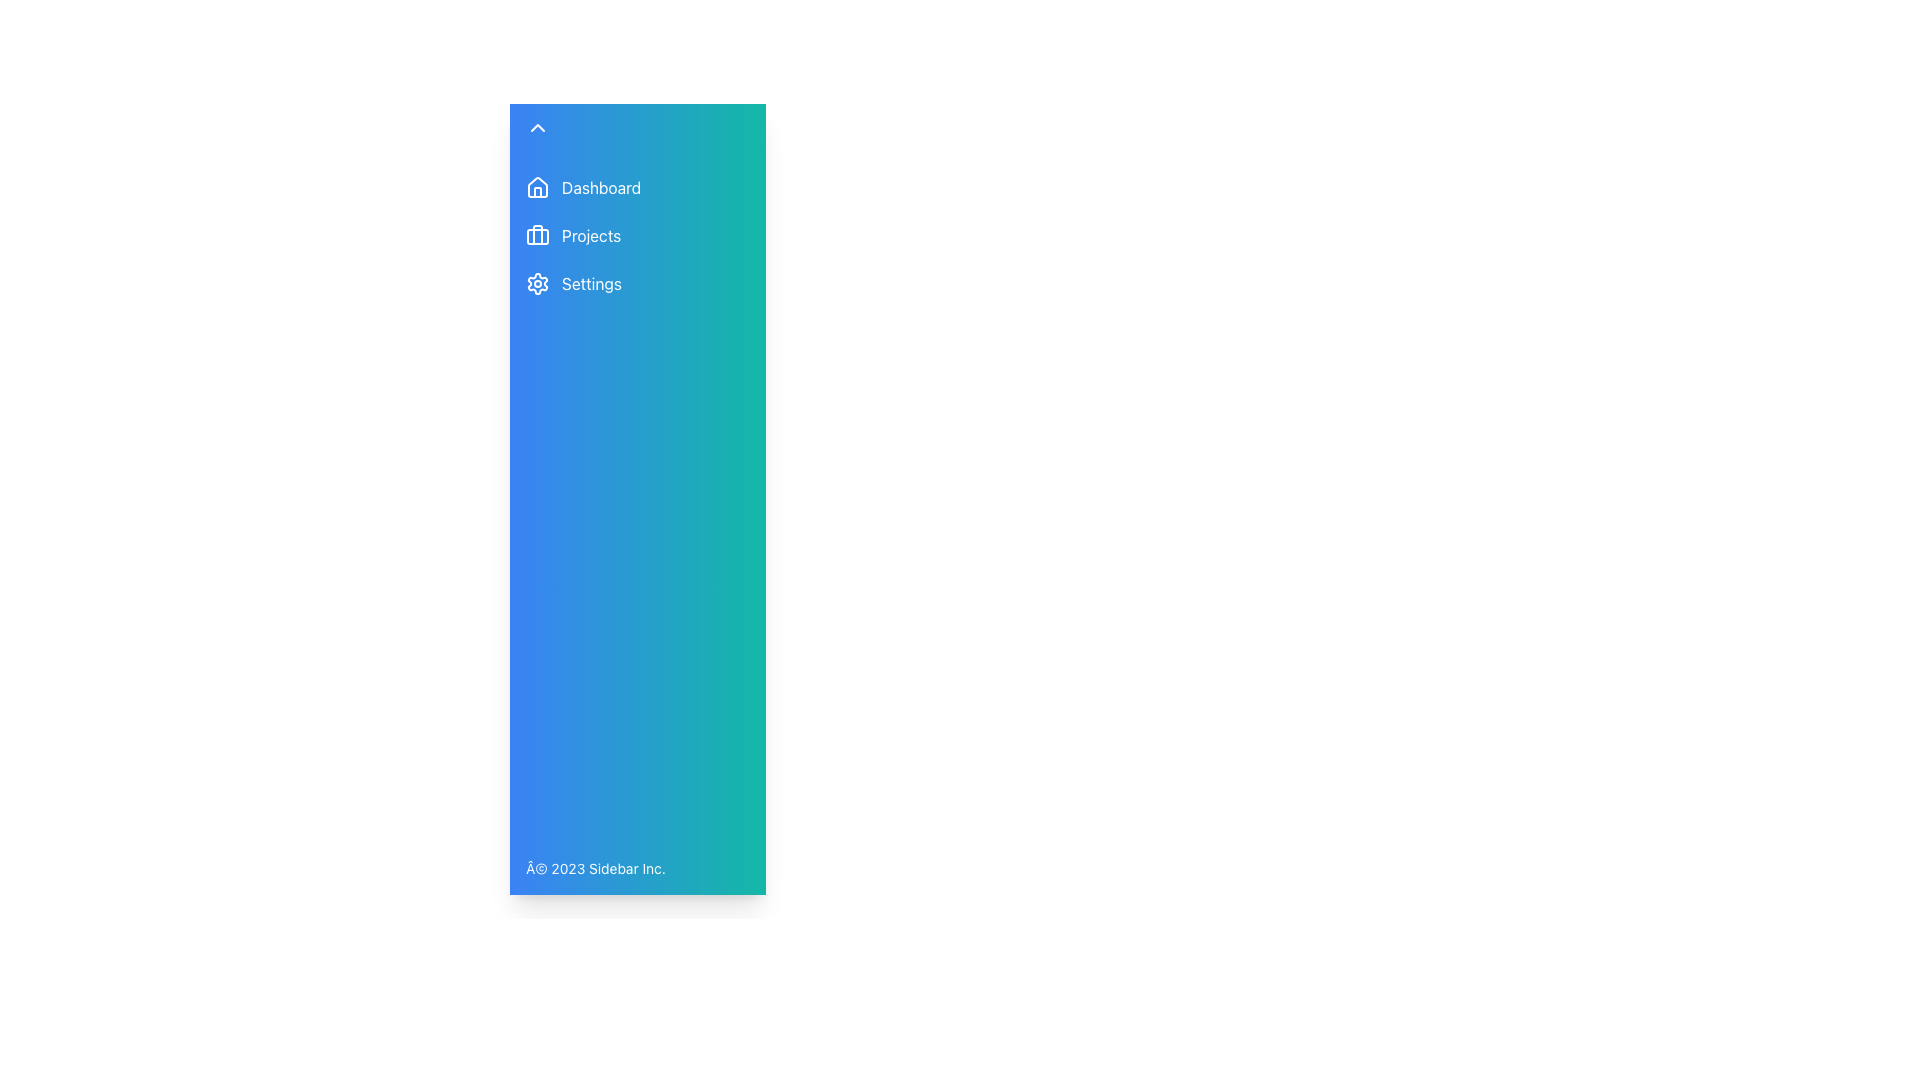  I want to click on the interior vertical rectangle of the house icon located next to the 'Dashboard' label in the vertical navigation menu, so click(537, 192).